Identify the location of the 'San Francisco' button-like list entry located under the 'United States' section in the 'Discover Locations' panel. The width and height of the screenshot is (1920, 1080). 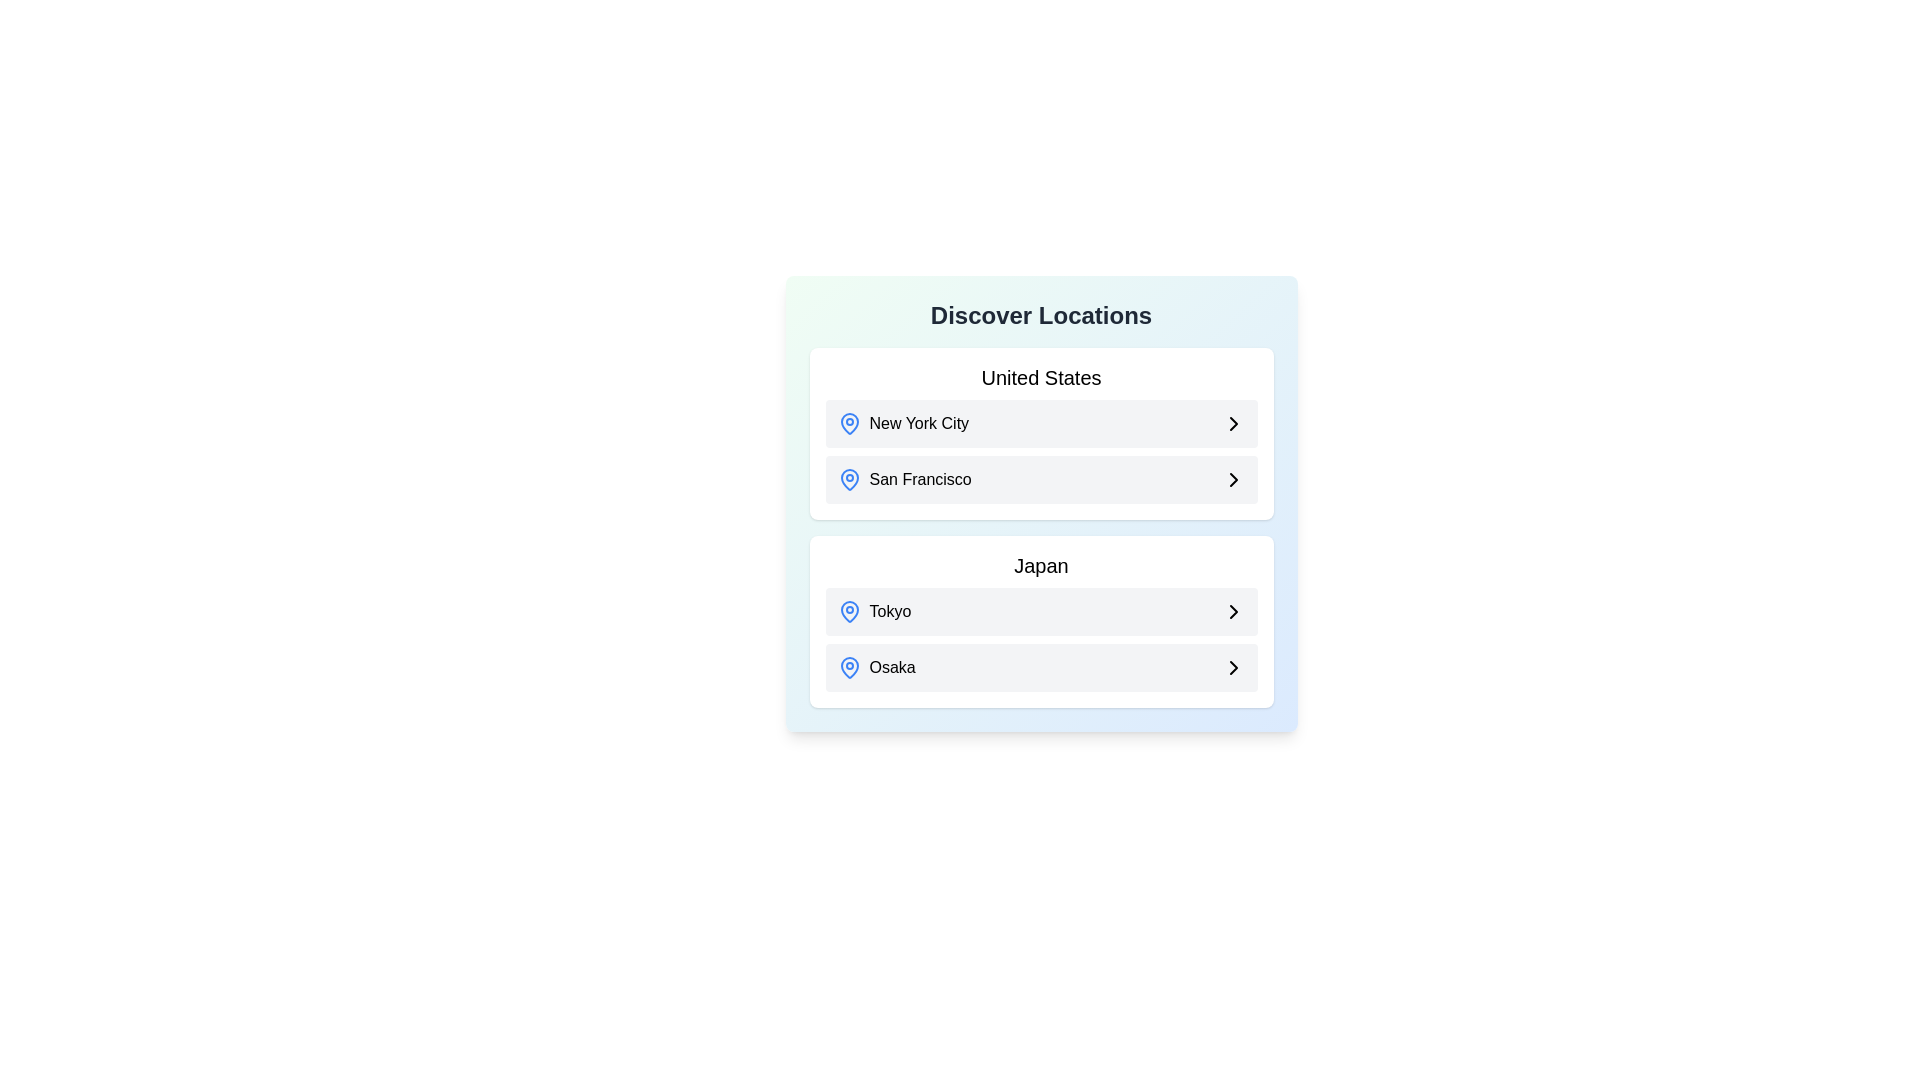
(902, 479).